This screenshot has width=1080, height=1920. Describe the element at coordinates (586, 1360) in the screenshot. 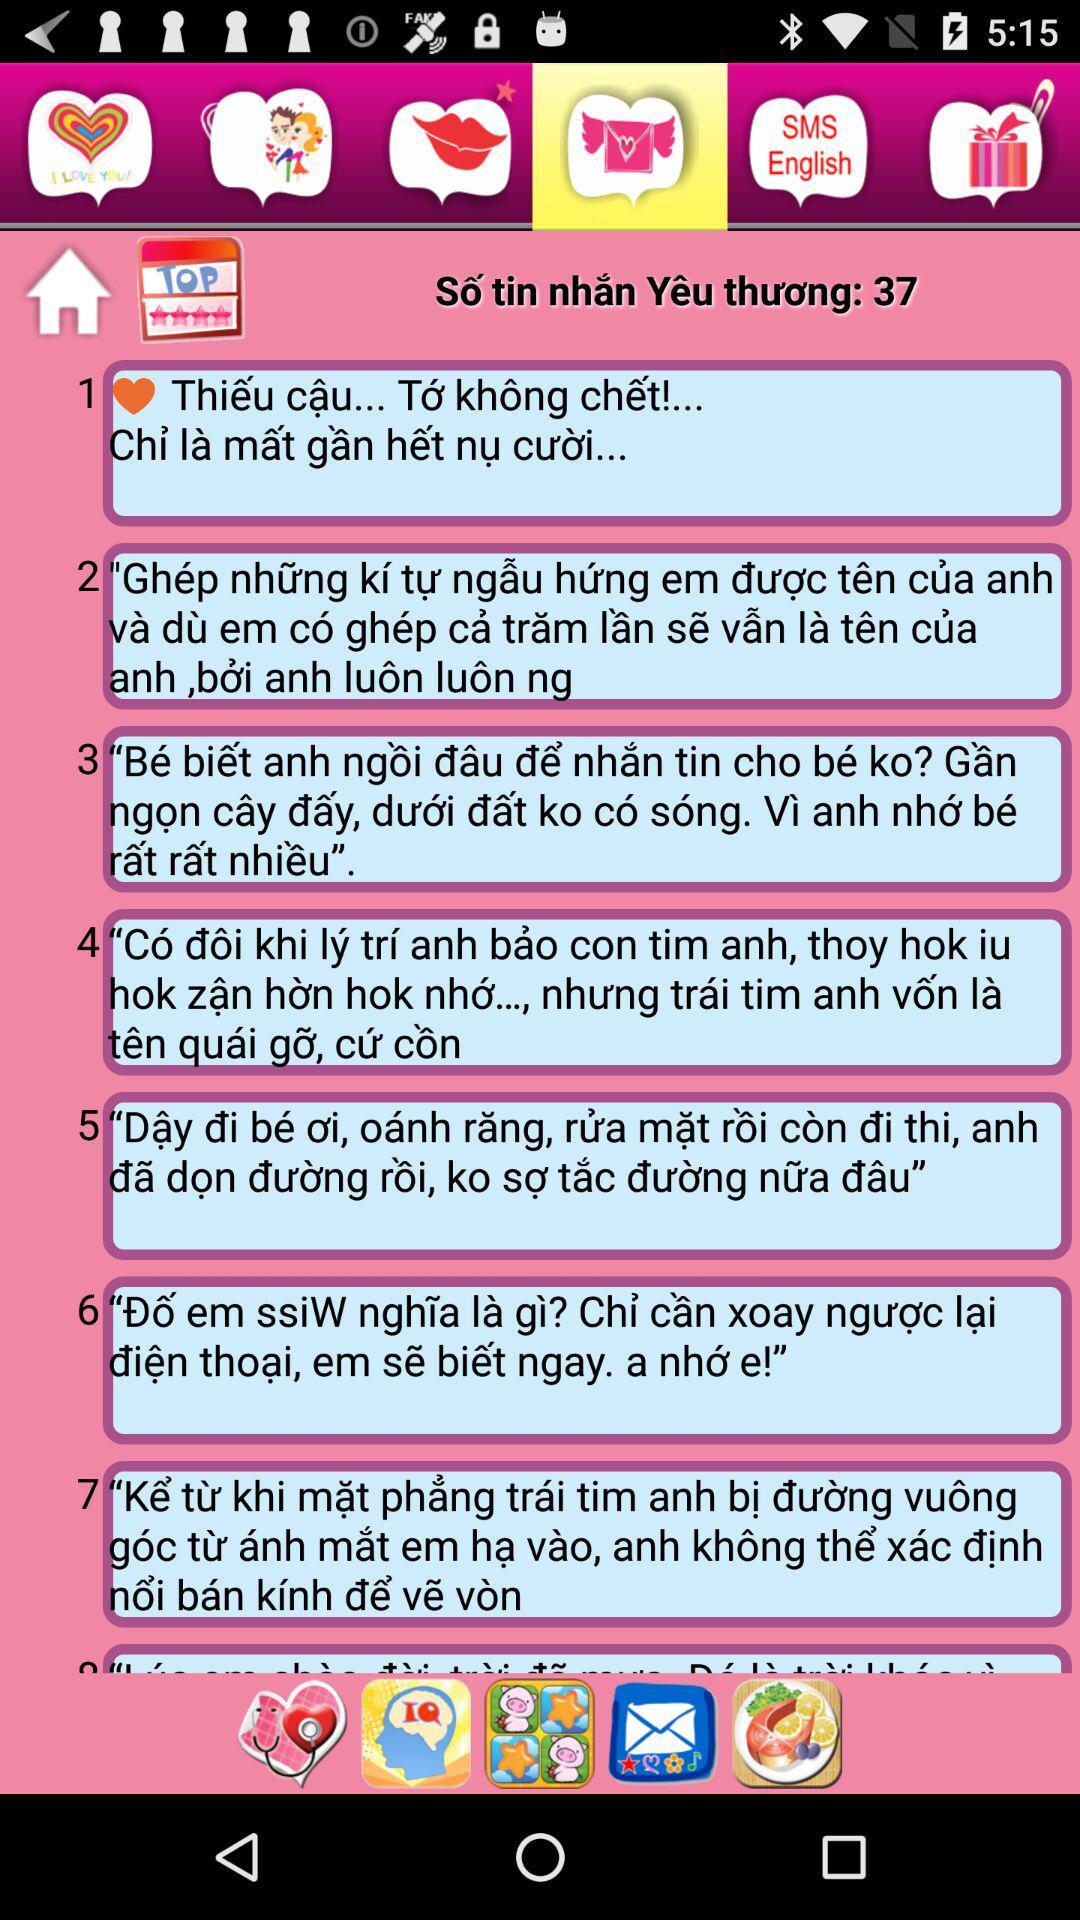

I see `the icon next to 6 app` at that location.